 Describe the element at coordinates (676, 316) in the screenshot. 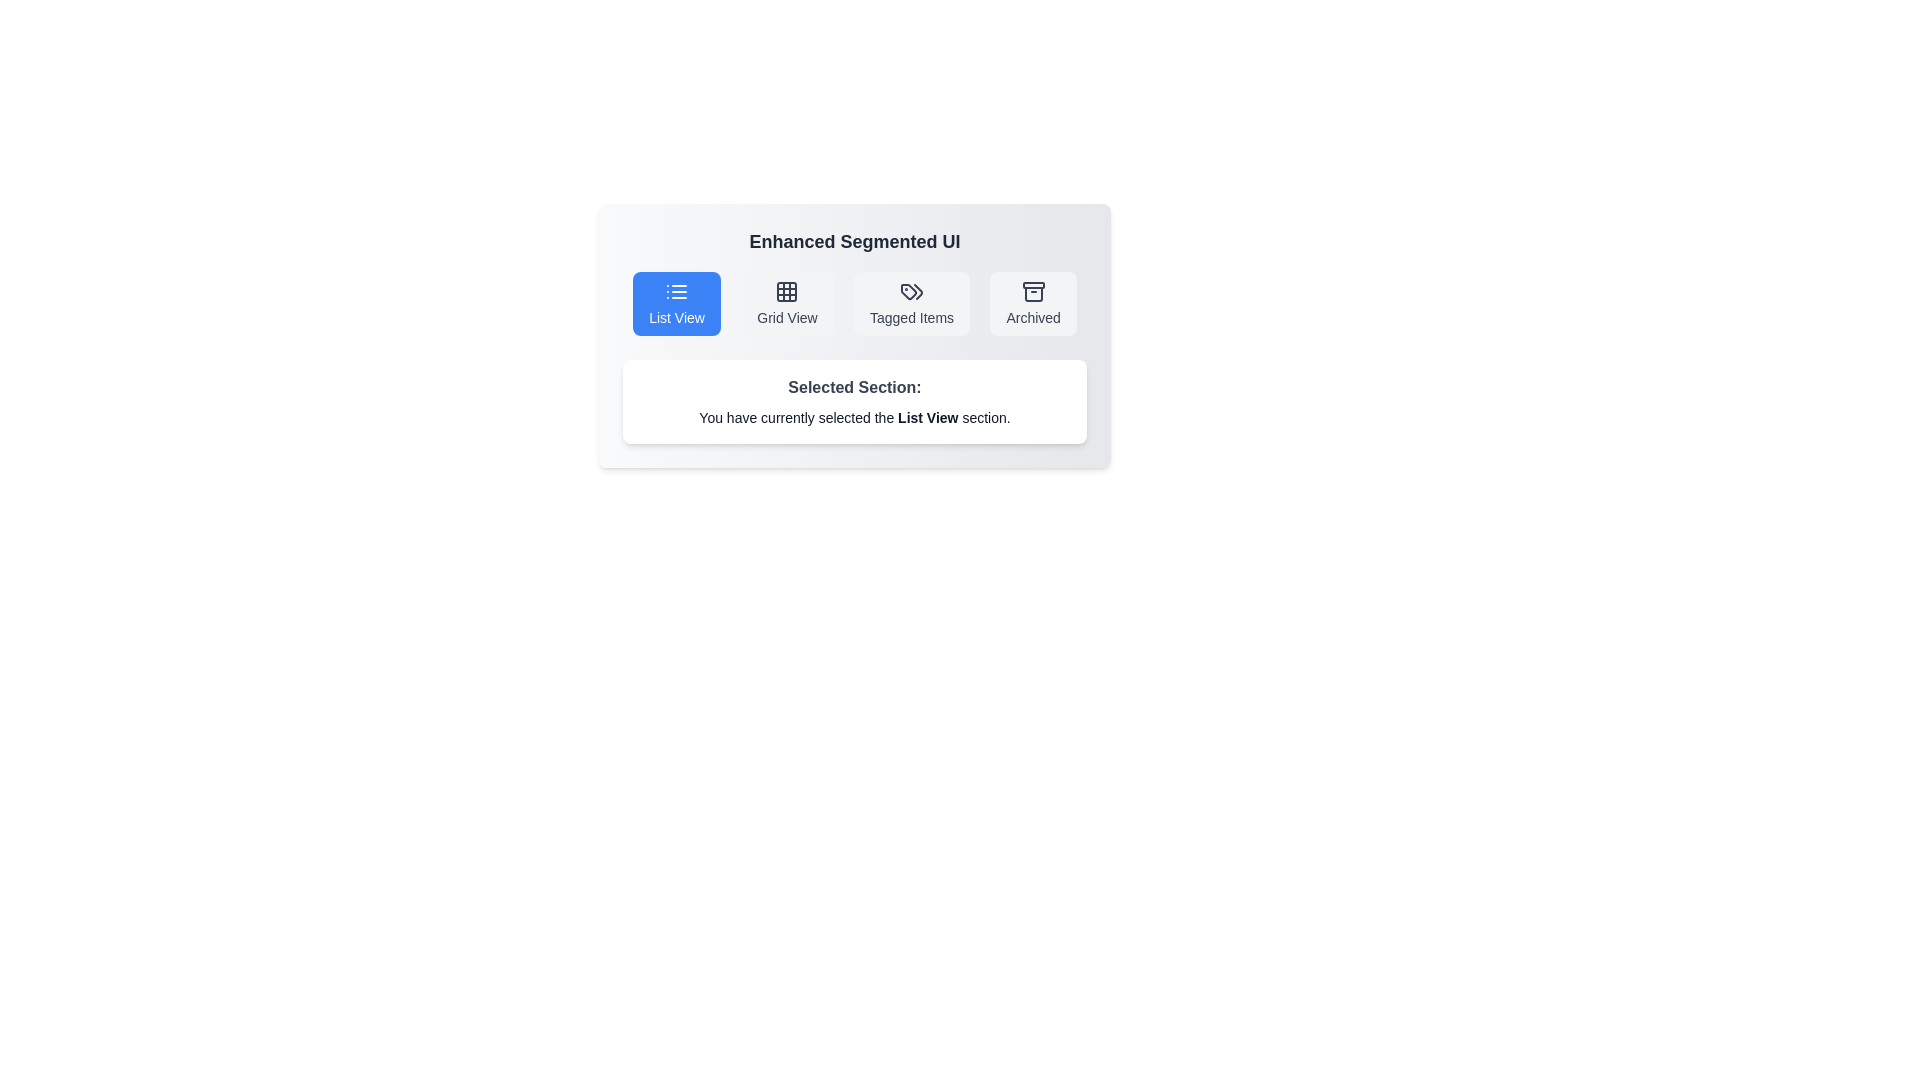

I see `text content of the 'List View' text label which is styled with a smaller font and is part of a blue button located in the segmented UI layout` at that location.